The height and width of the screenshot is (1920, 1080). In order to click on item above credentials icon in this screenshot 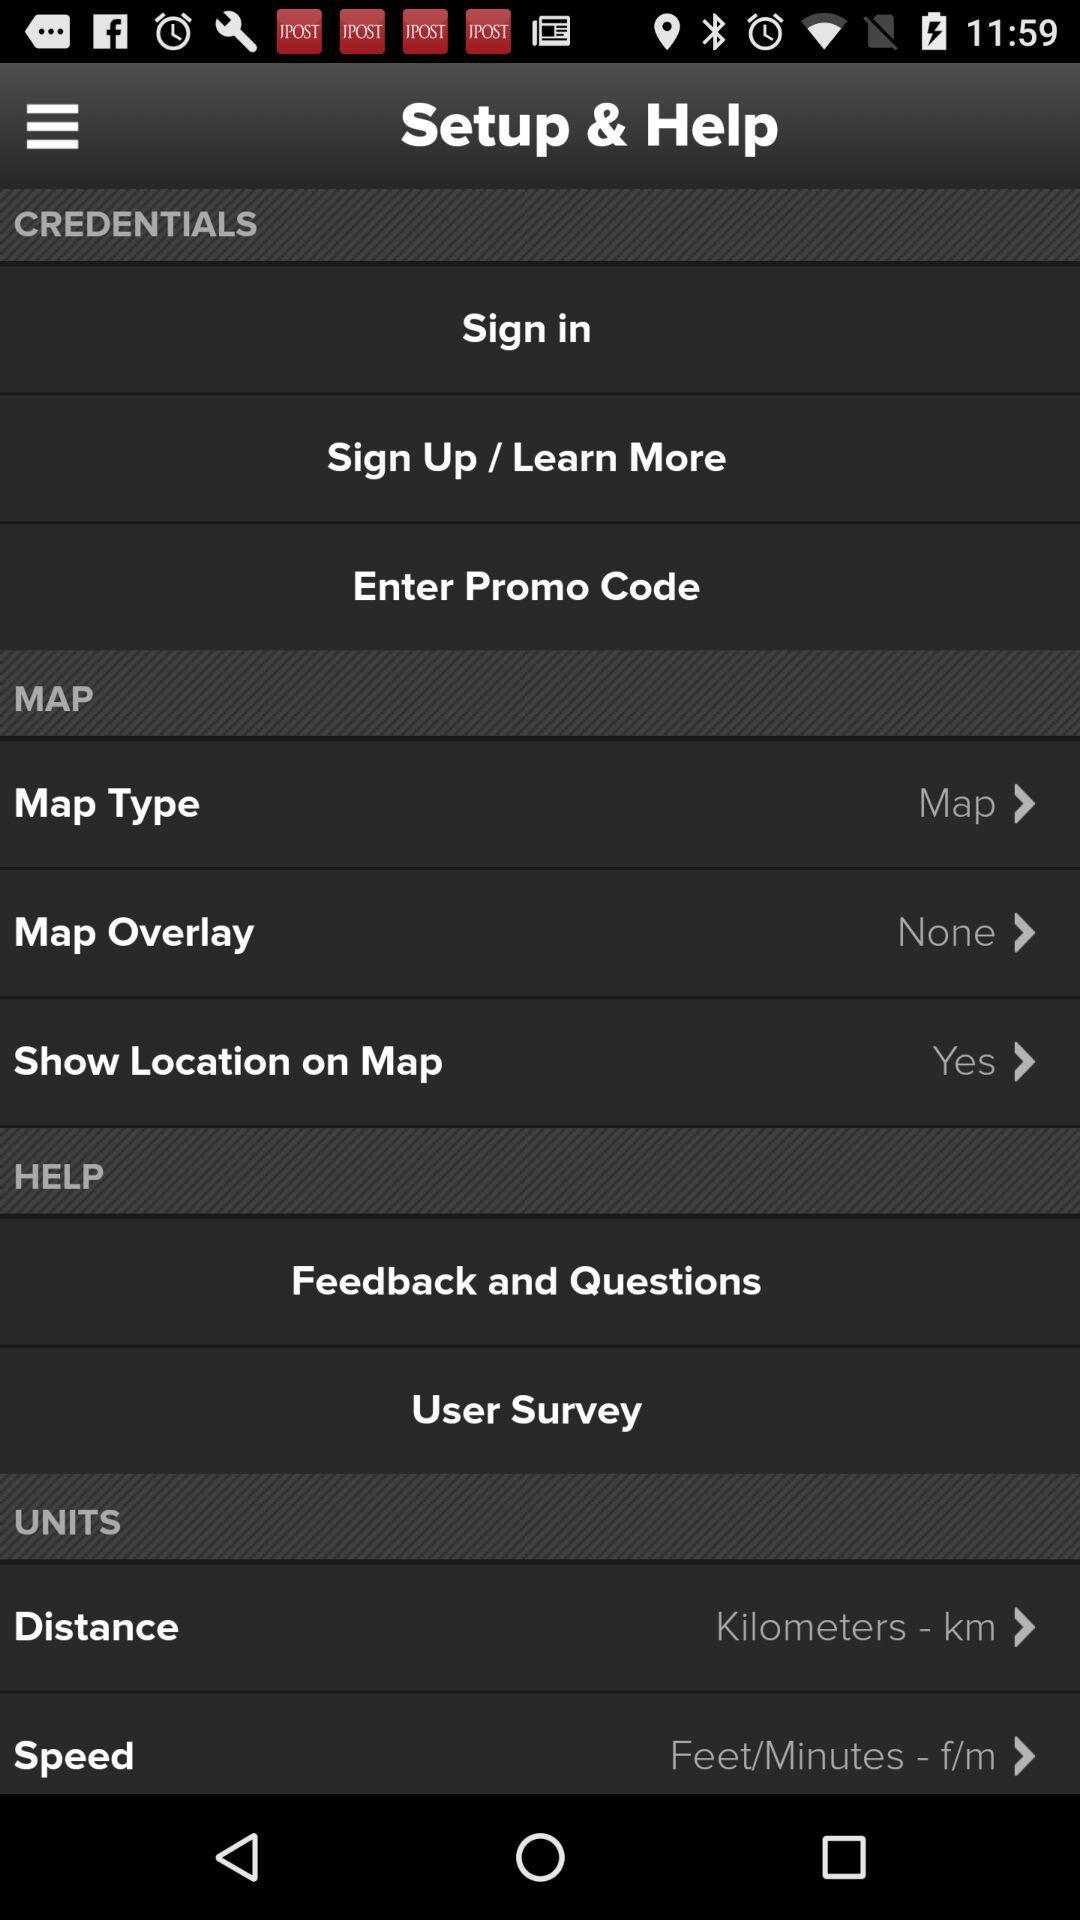, I will do `click(51, 124)`.